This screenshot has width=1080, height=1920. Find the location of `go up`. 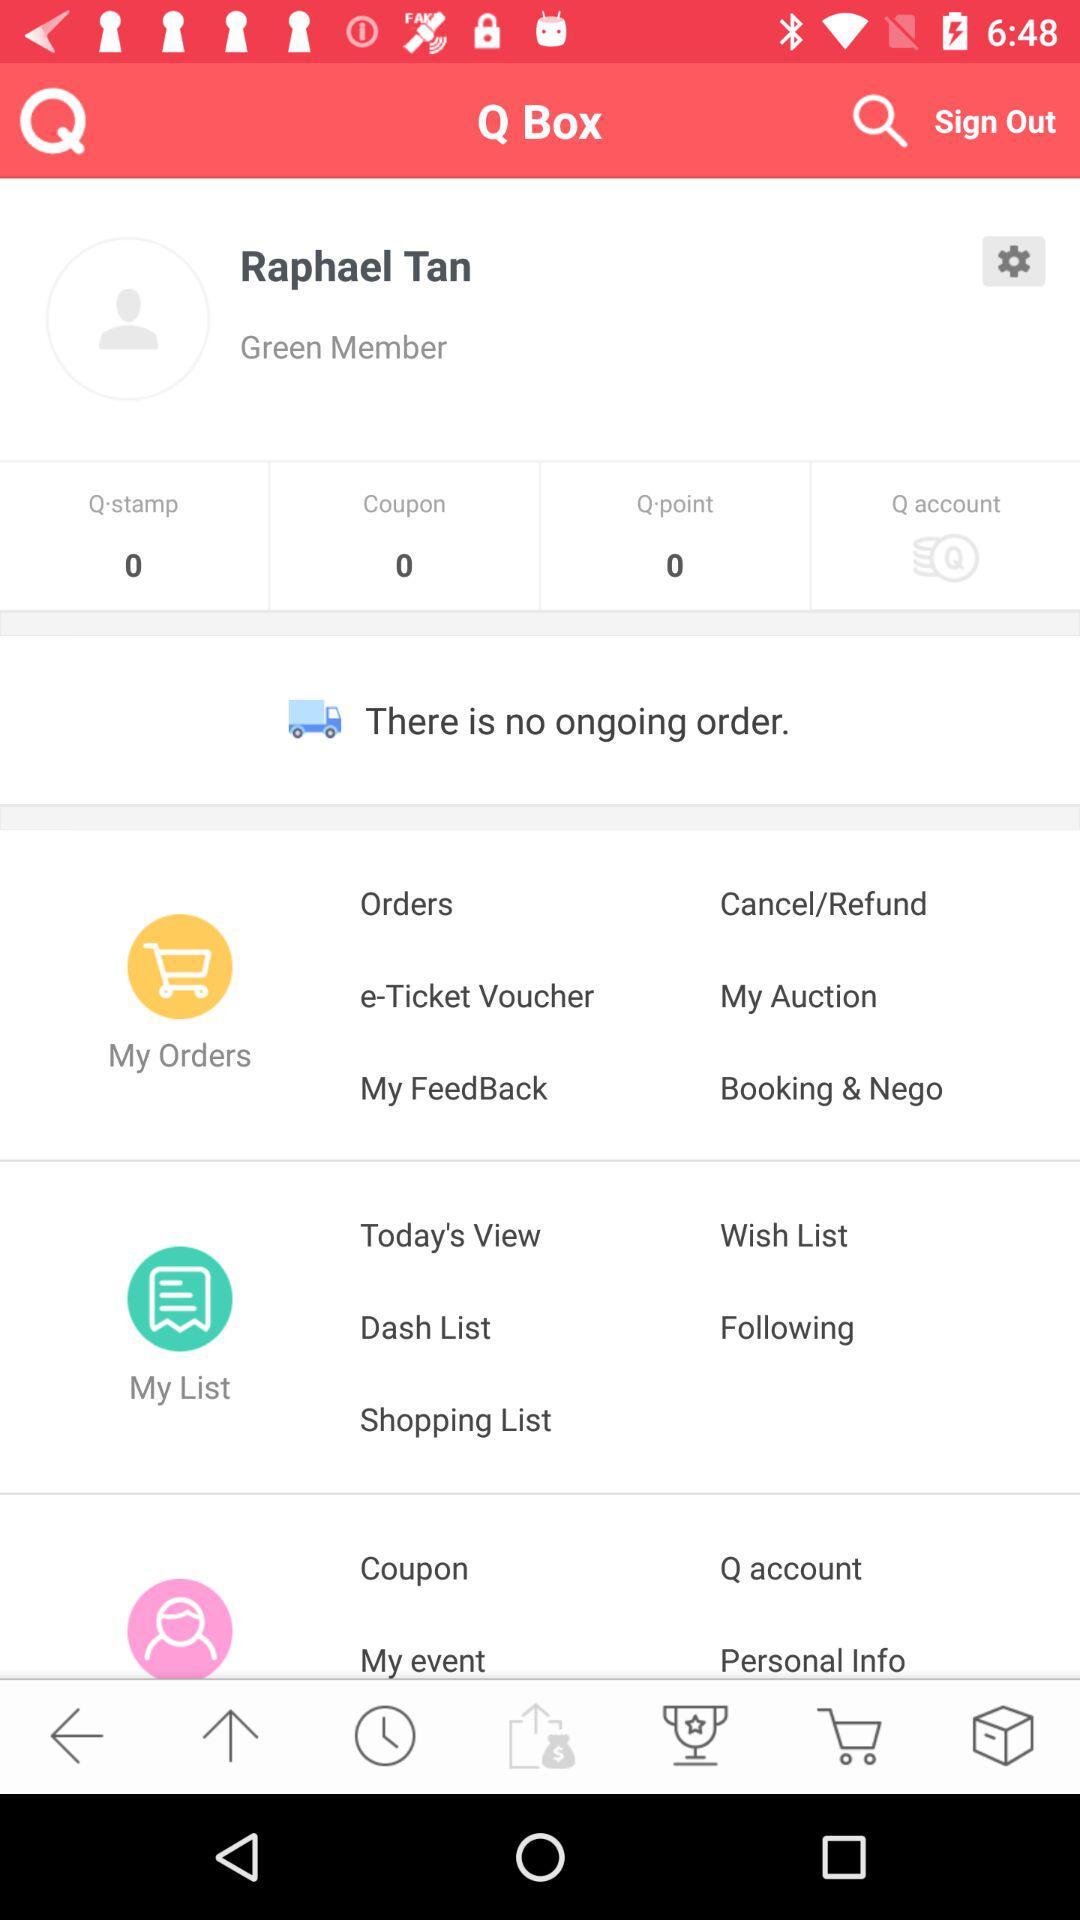

go up is located at coordinates (229, 1734).